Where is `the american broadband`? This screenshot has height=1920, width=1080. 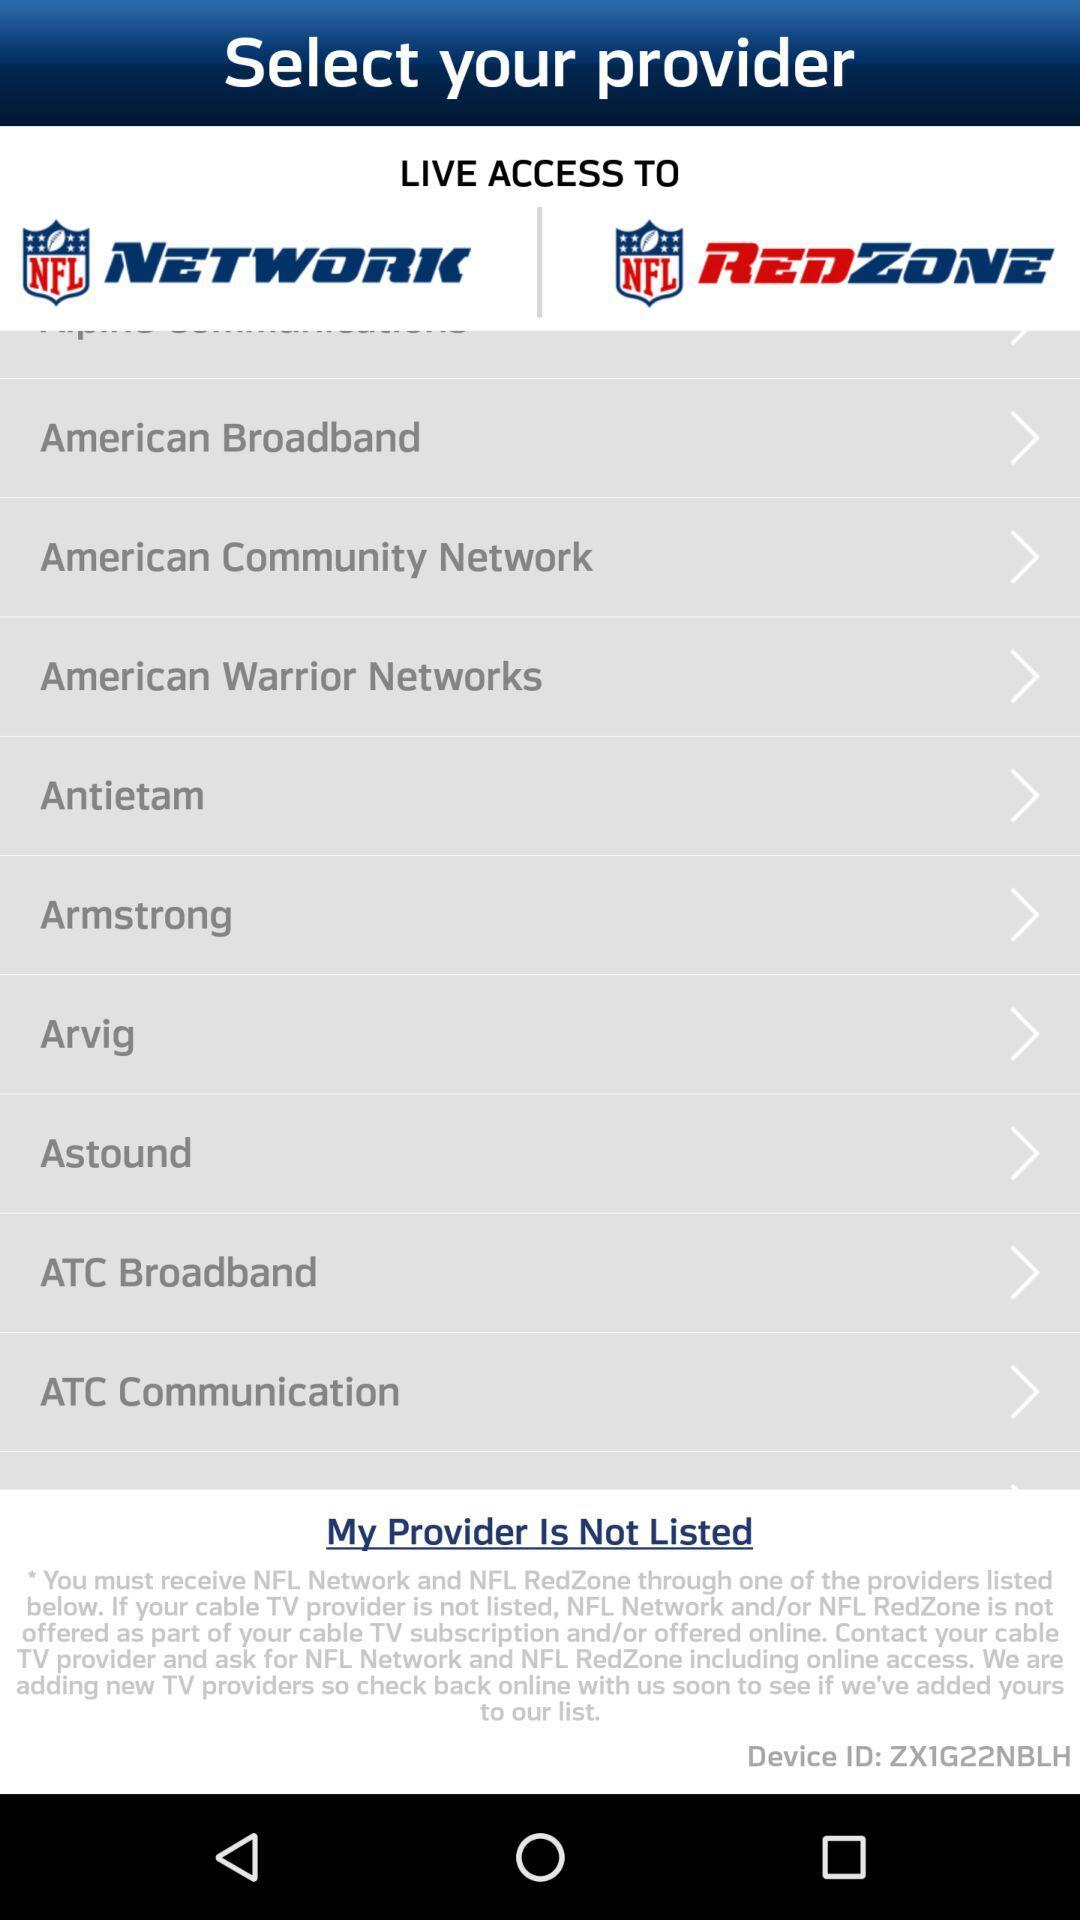
the american broadband is located at coordinates (559, 436).